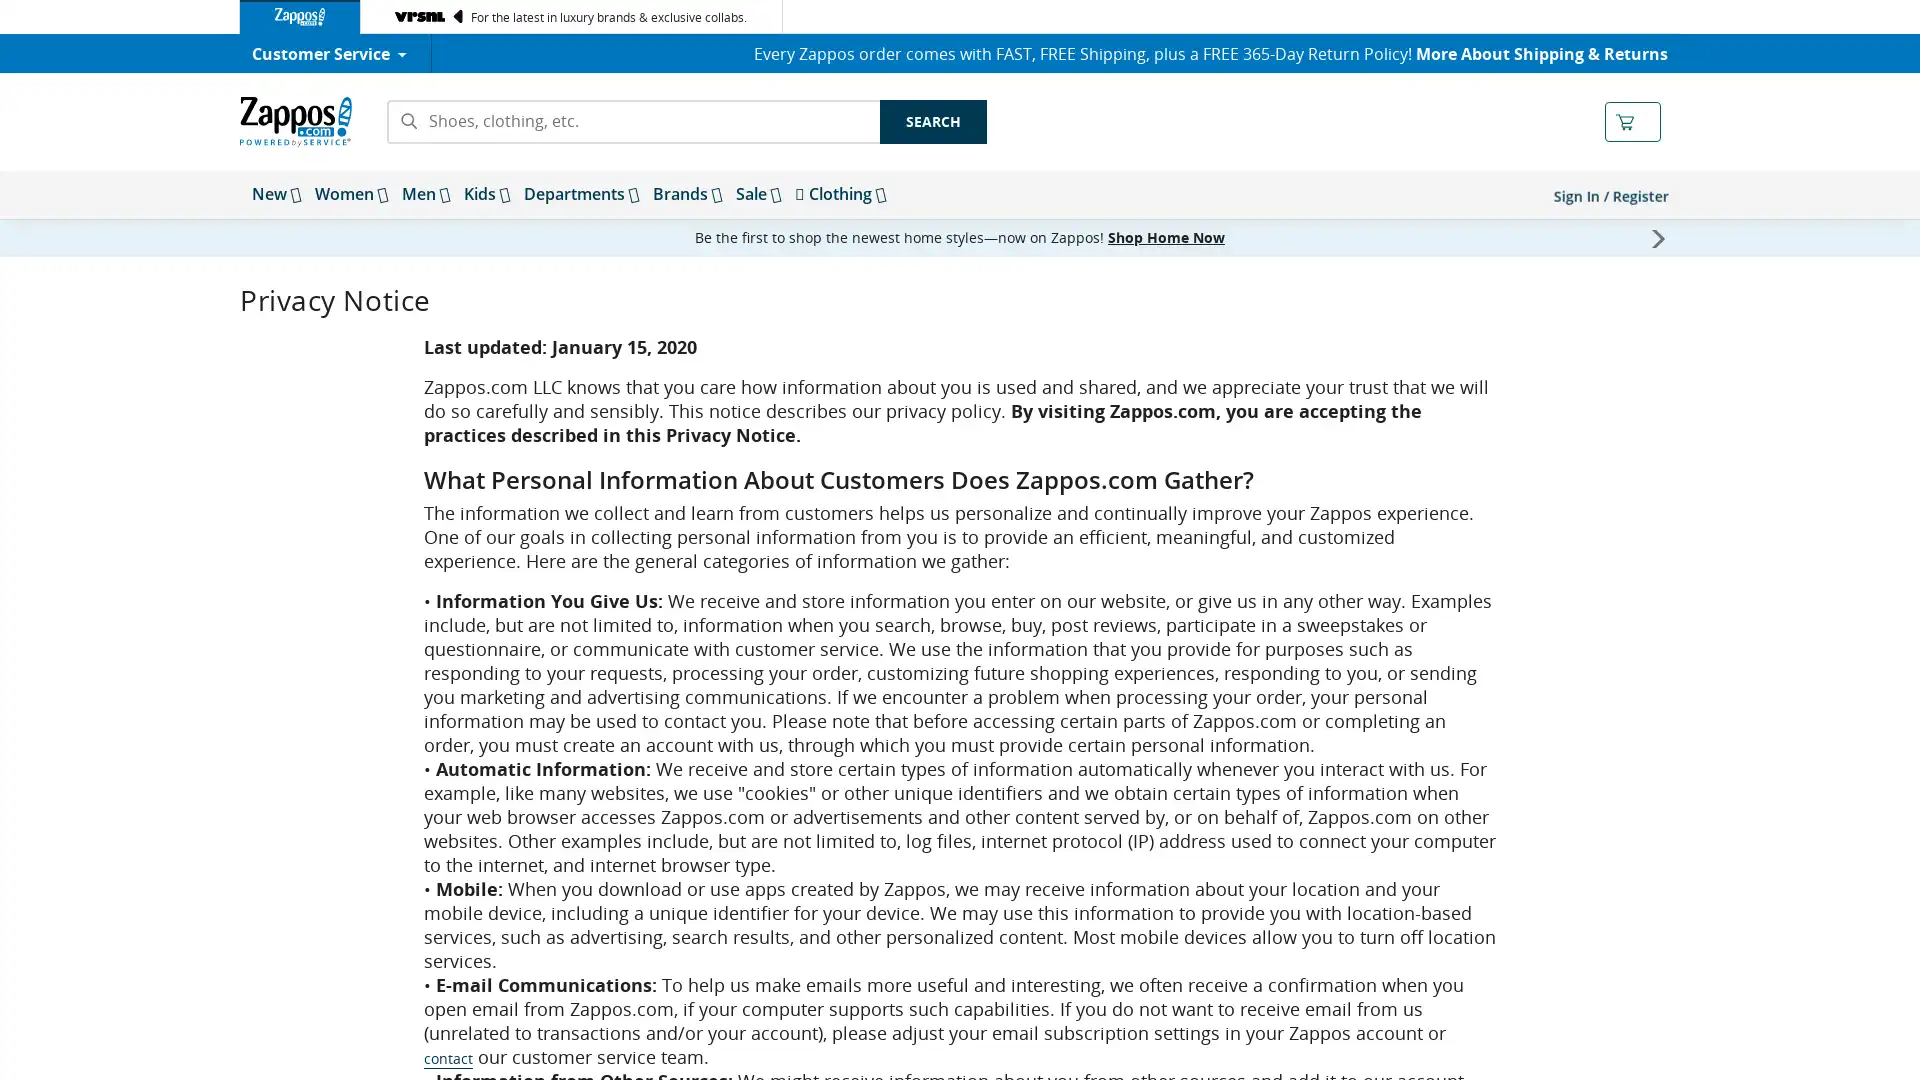 This screenshot has width=1920, height=1080. What do you see at coordinates (263, 237) in the screenshot?
I see `Previous` at bounding box center [263, 237].